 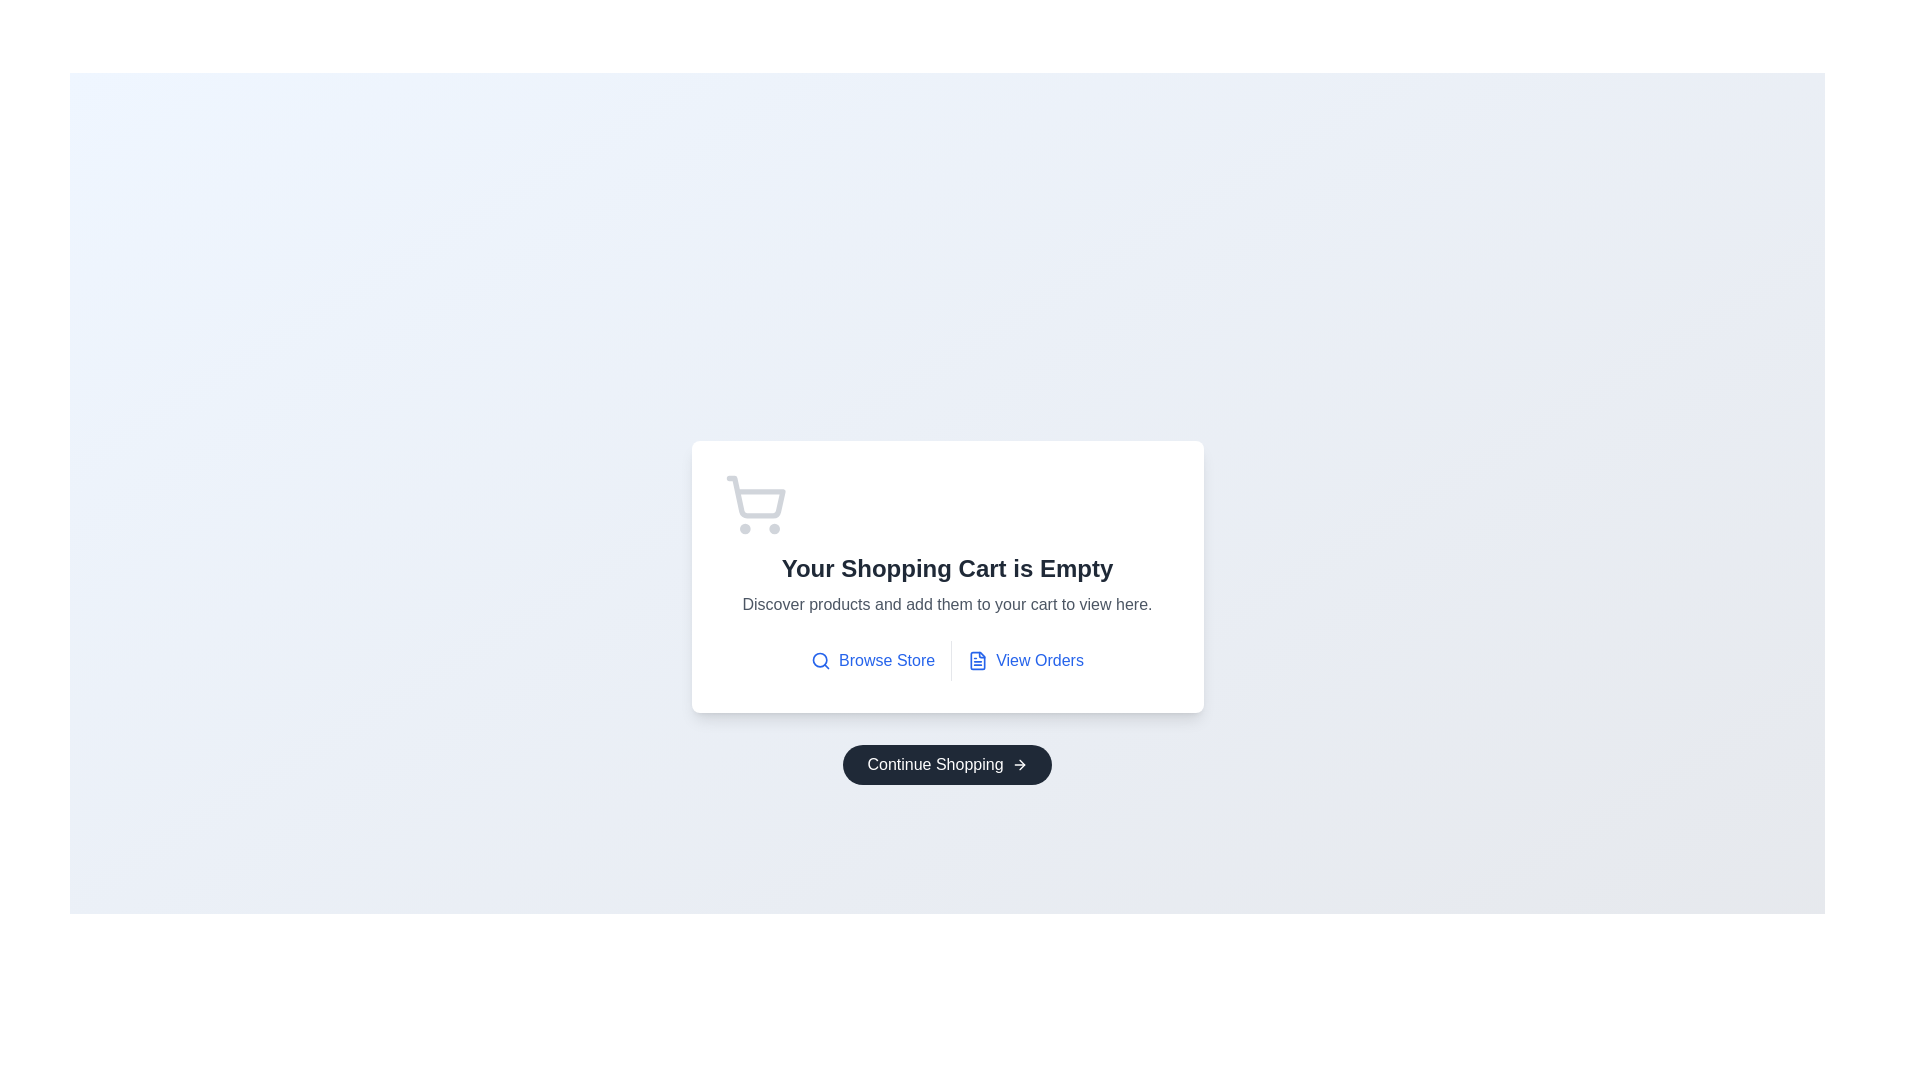 I want to click on the 'This Text link' navigation link in the user interface, so click(x=1040, y=660).